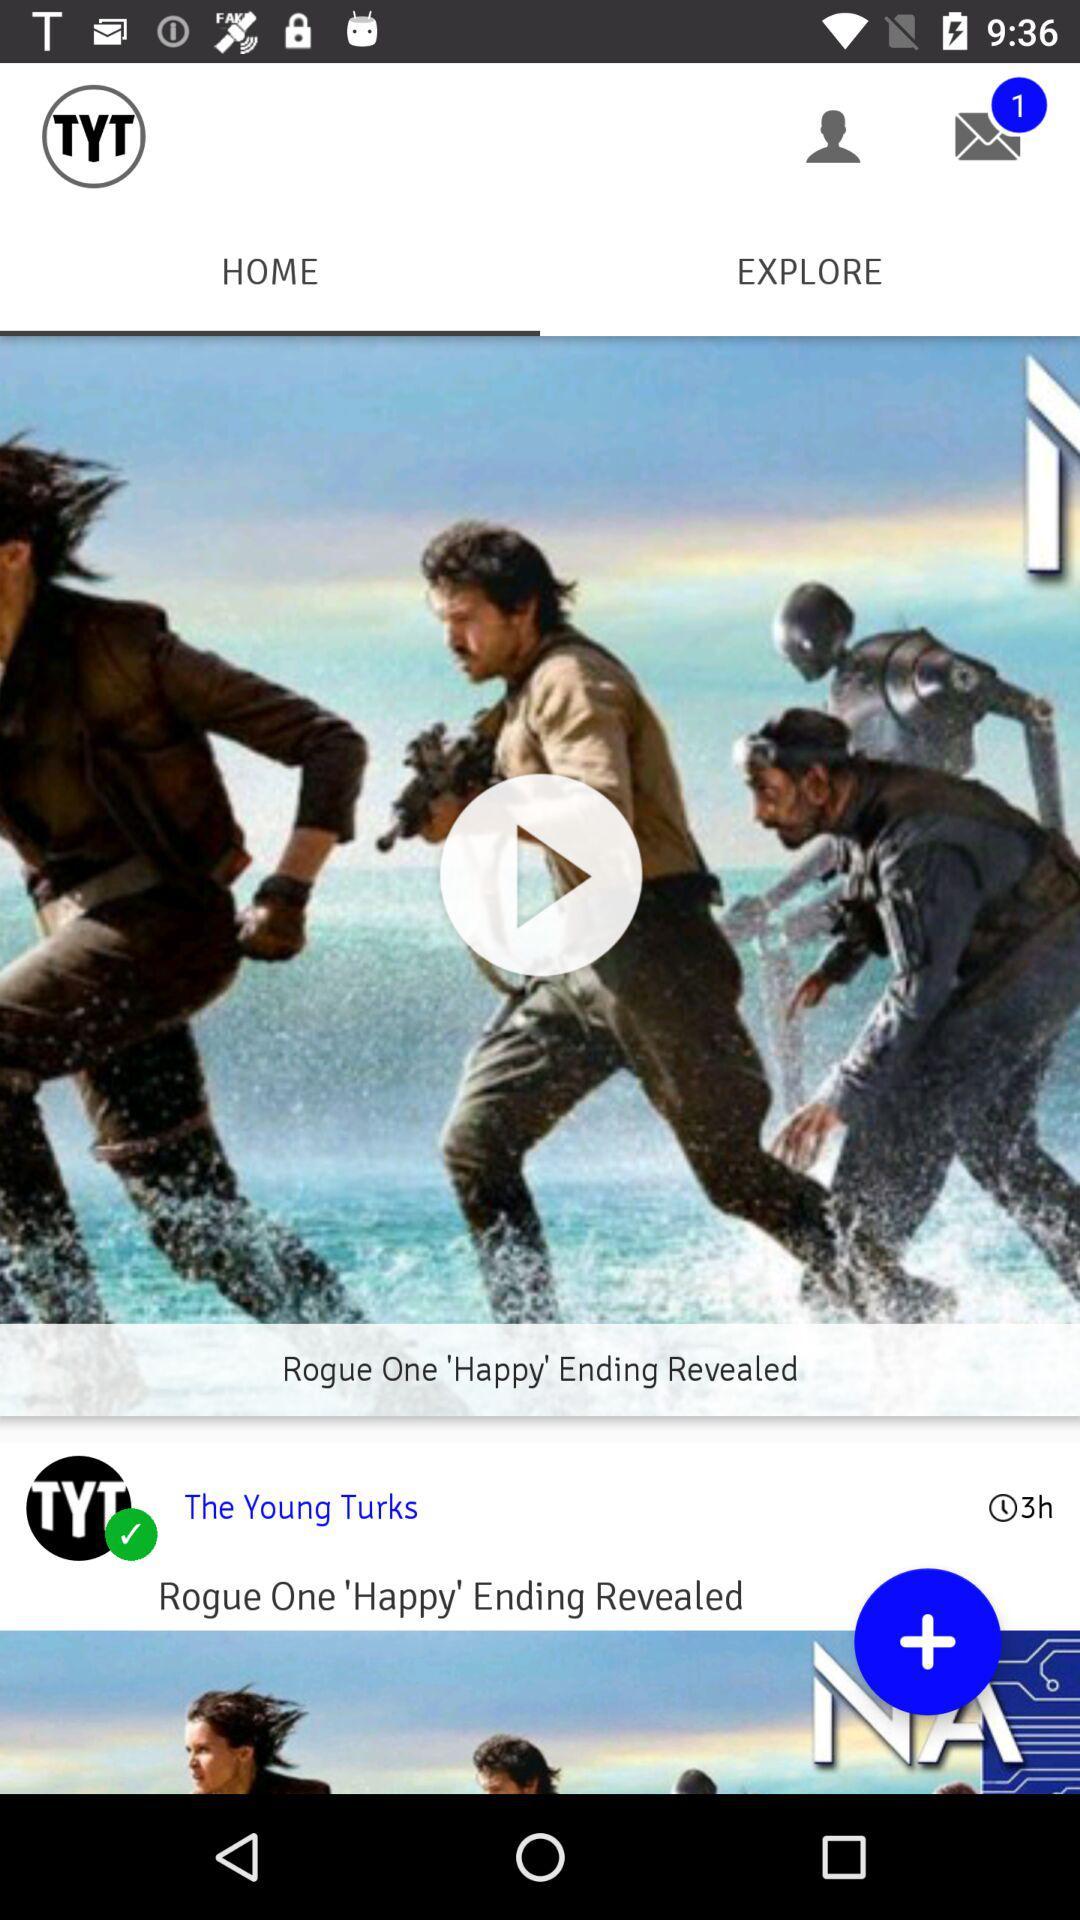 This screenshot has width=1080, height=1920. I want to click on item below the young turks item, so click(927, 1641).